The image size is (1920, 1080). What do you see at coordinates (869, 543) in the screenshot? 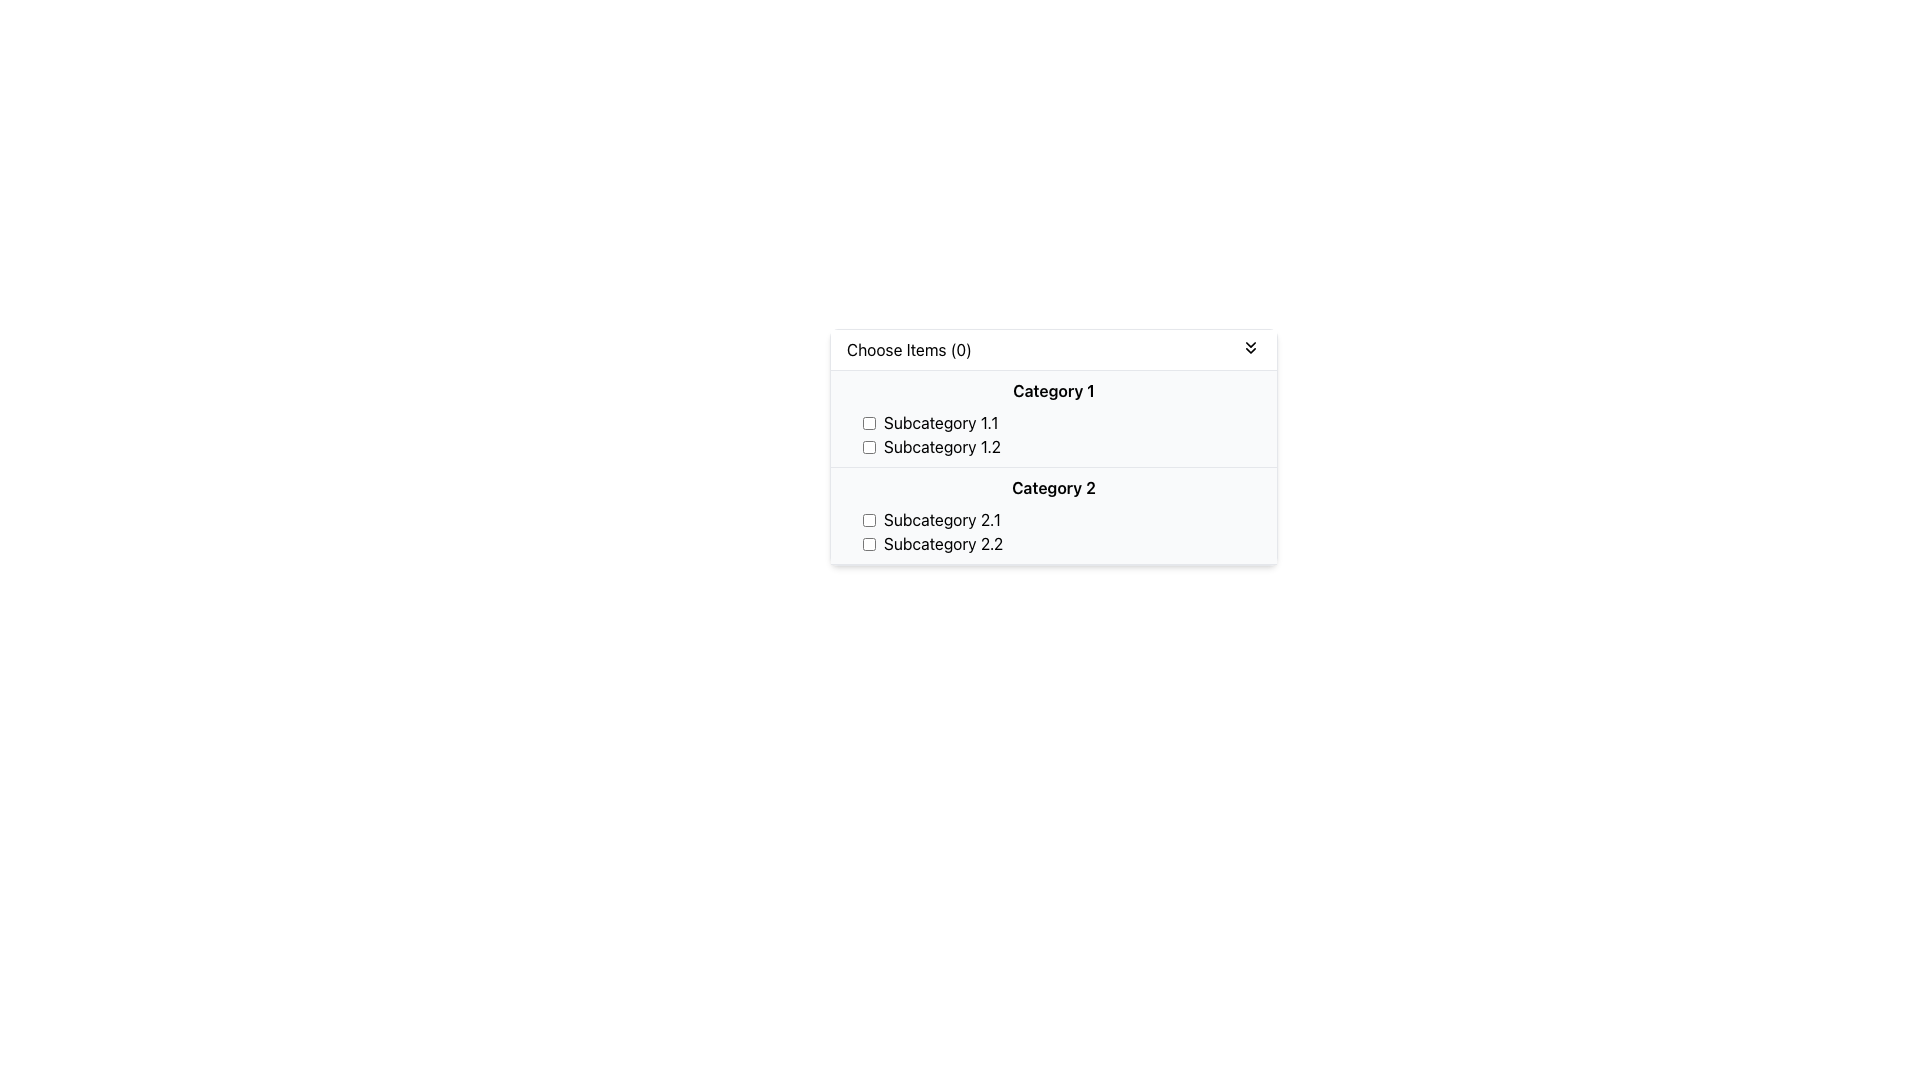
I see `the checkbox labeled 'Subcategory 2.2' which is located to the left of the text within a dropdown selection box under 'Category 2'` at bounding box center [869, 543].